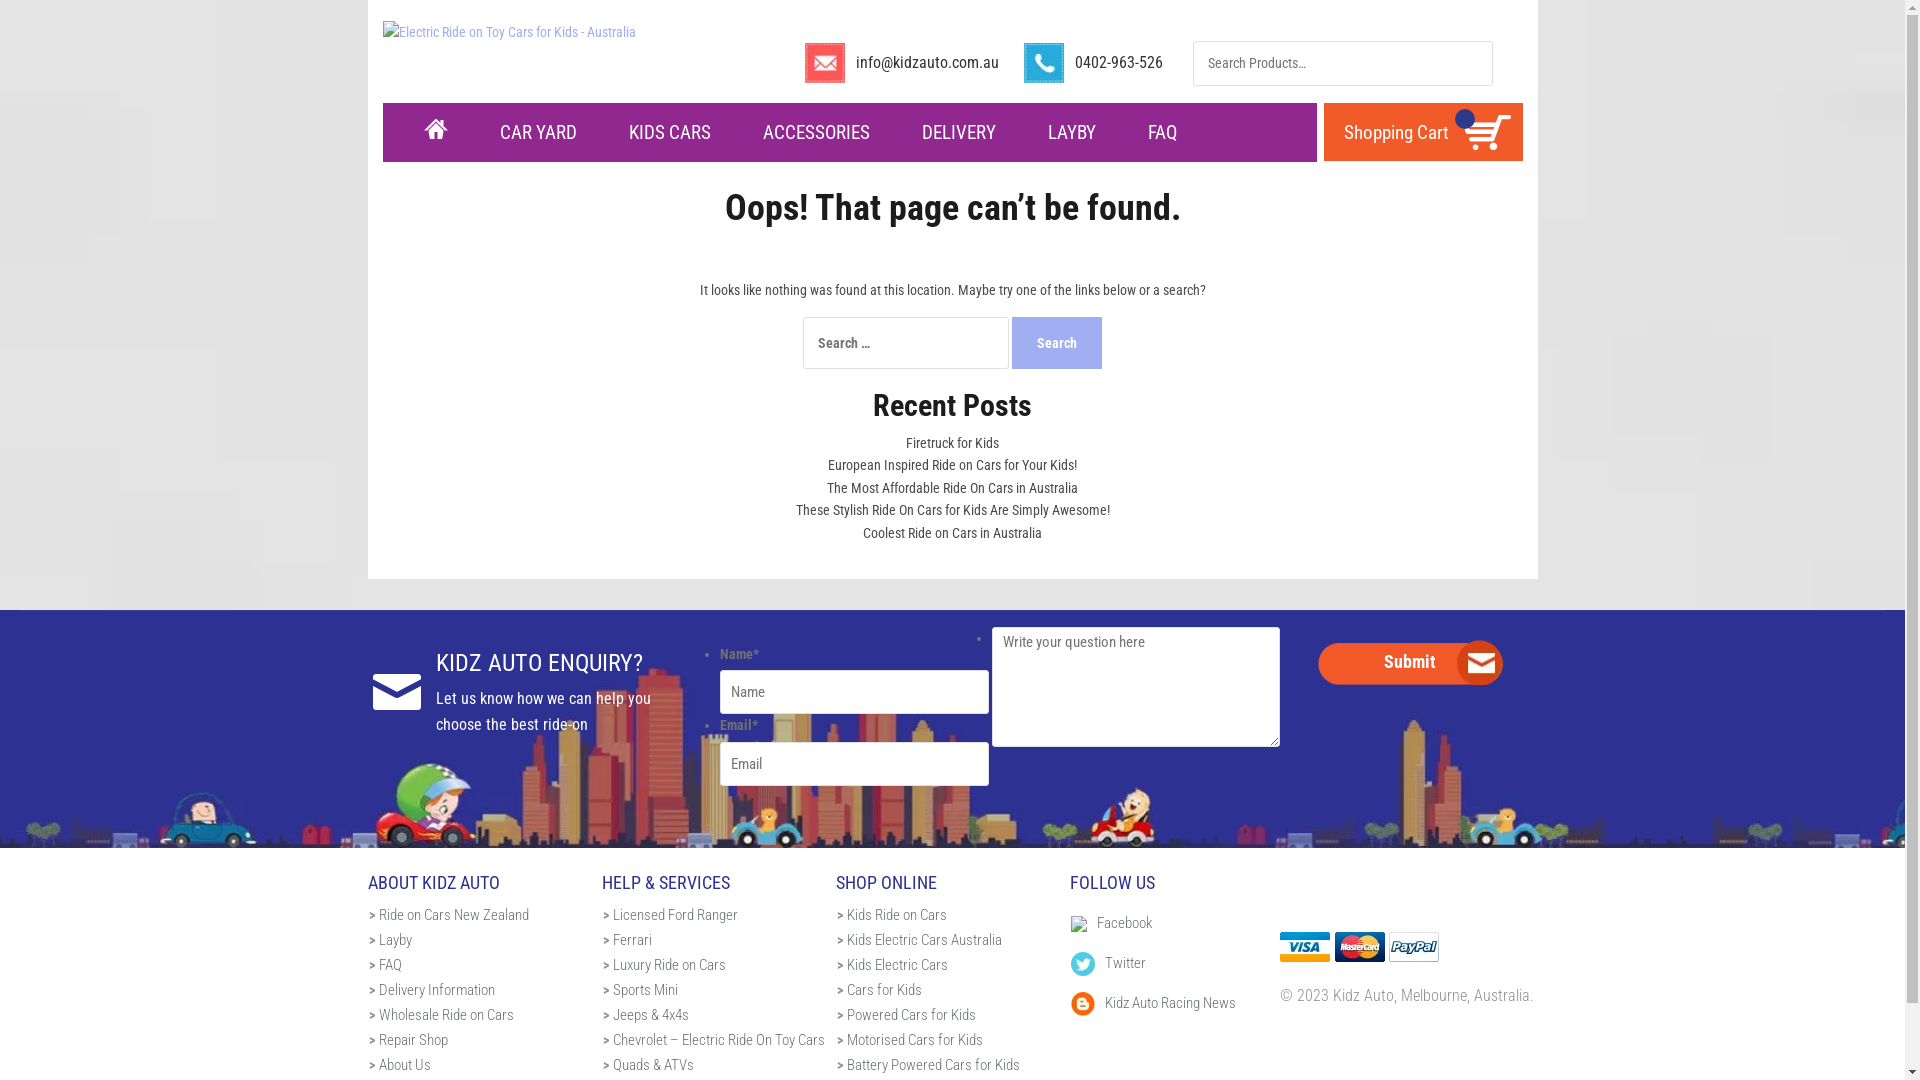 This screenshot has height=1080, width=1920. I want to click on 'Firetruck for Kids', so click(951, 442).